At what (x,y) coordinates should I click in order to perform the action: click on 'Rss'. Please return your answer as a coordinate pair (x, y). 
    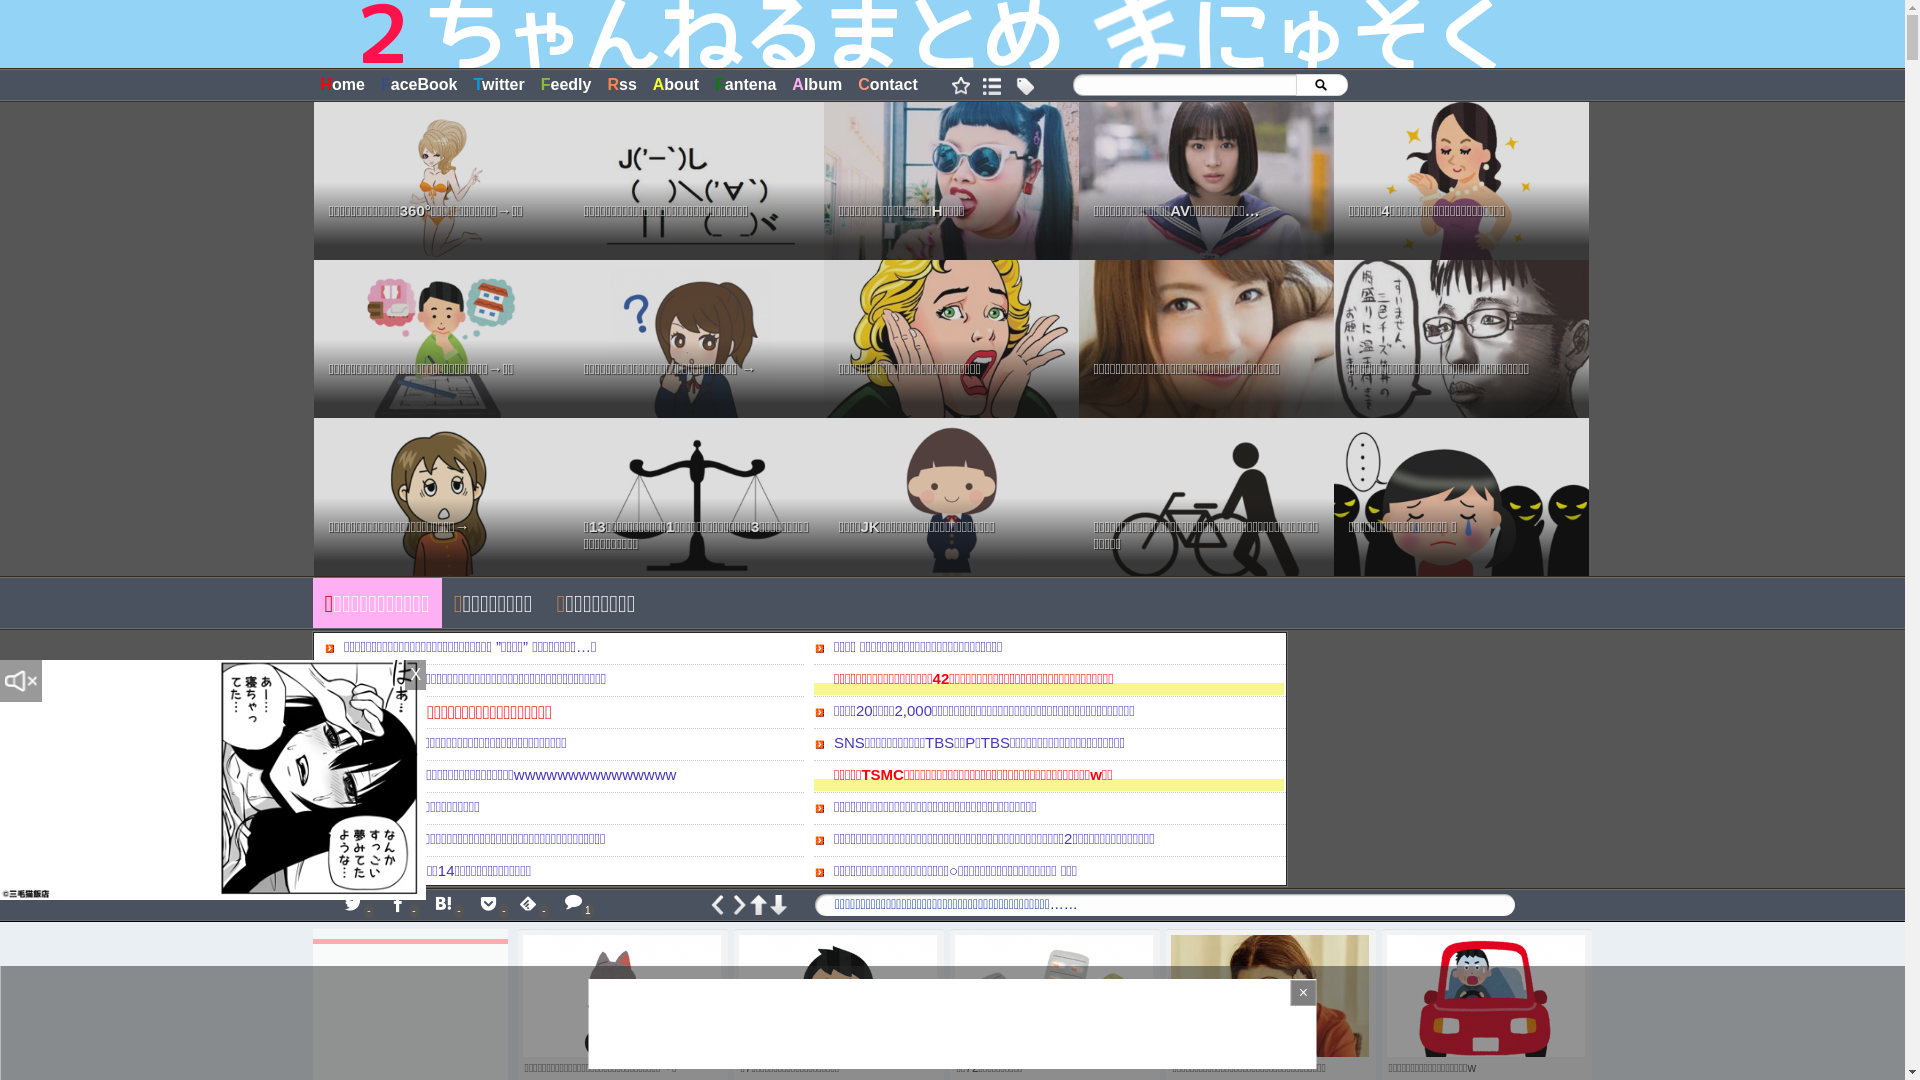
    Looking at the image, I should click on (598, 83).